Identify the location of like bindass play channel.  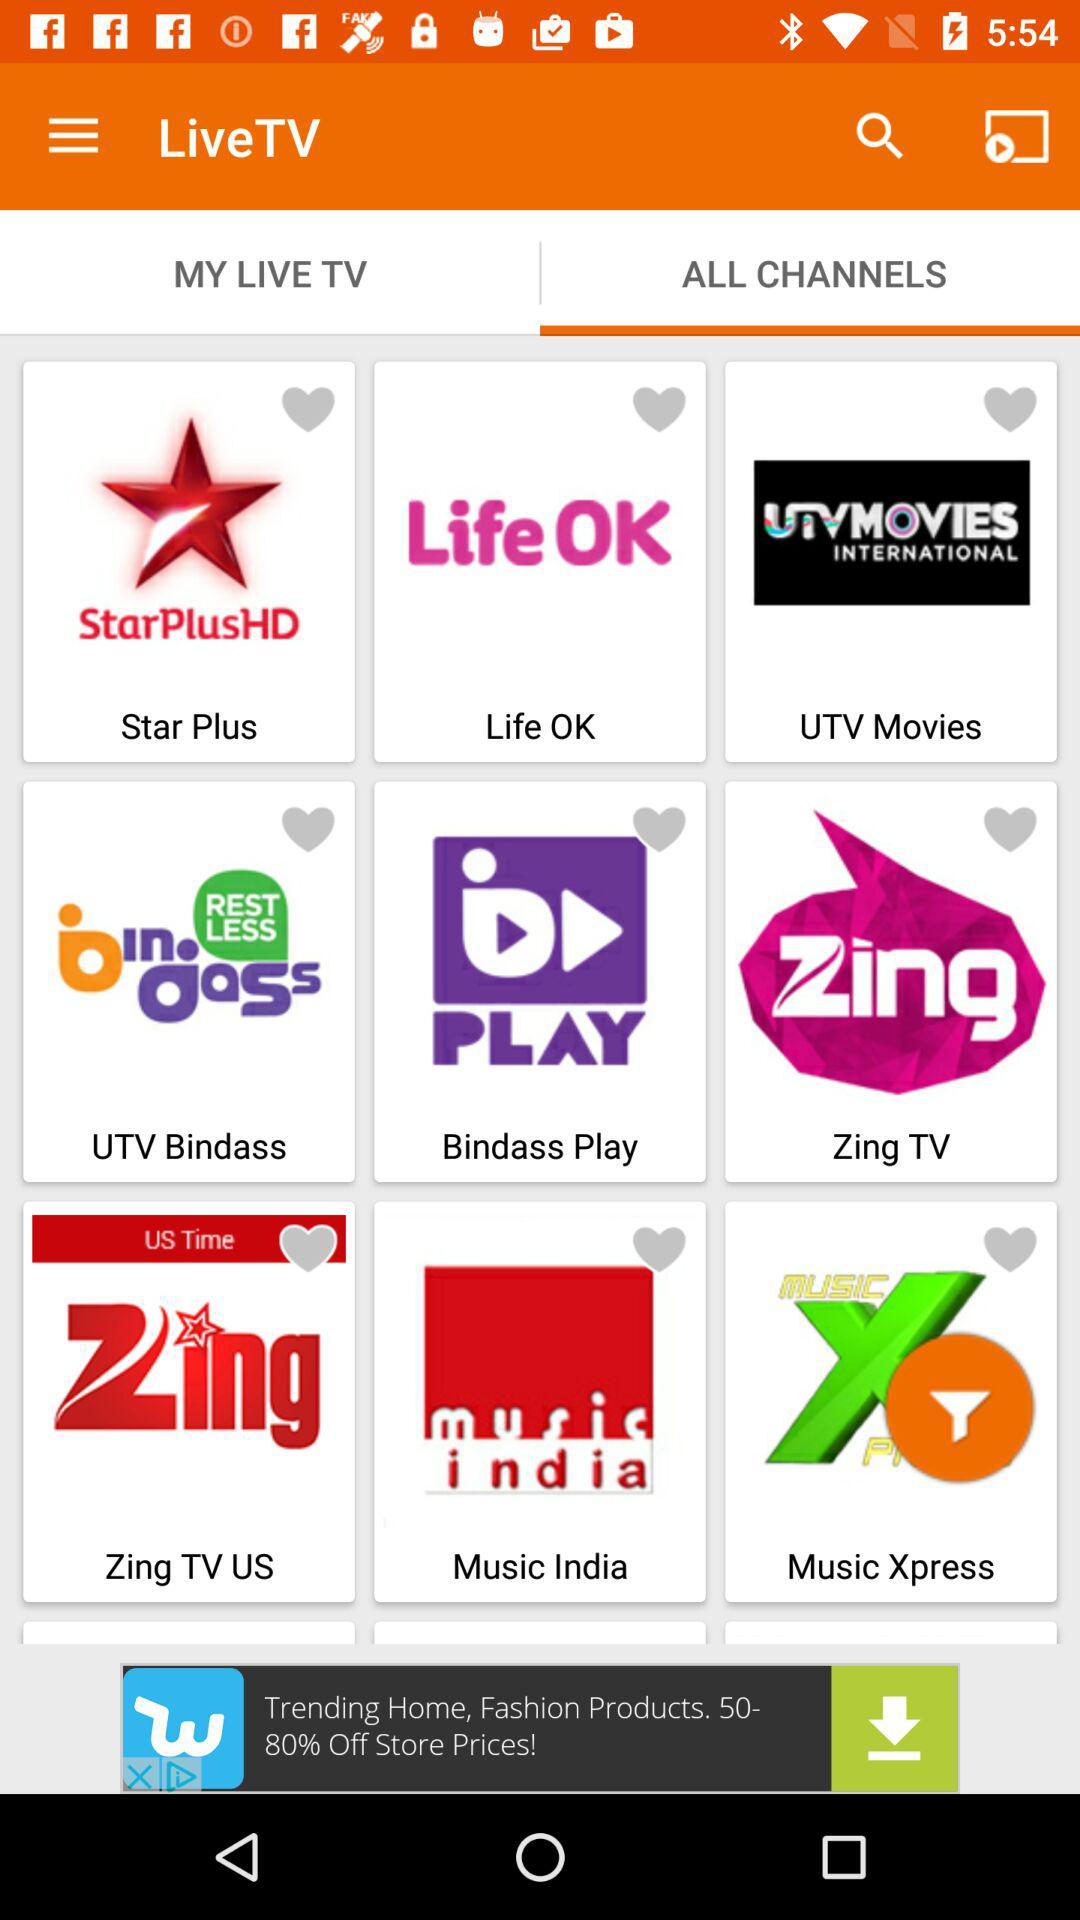
(659, 828).